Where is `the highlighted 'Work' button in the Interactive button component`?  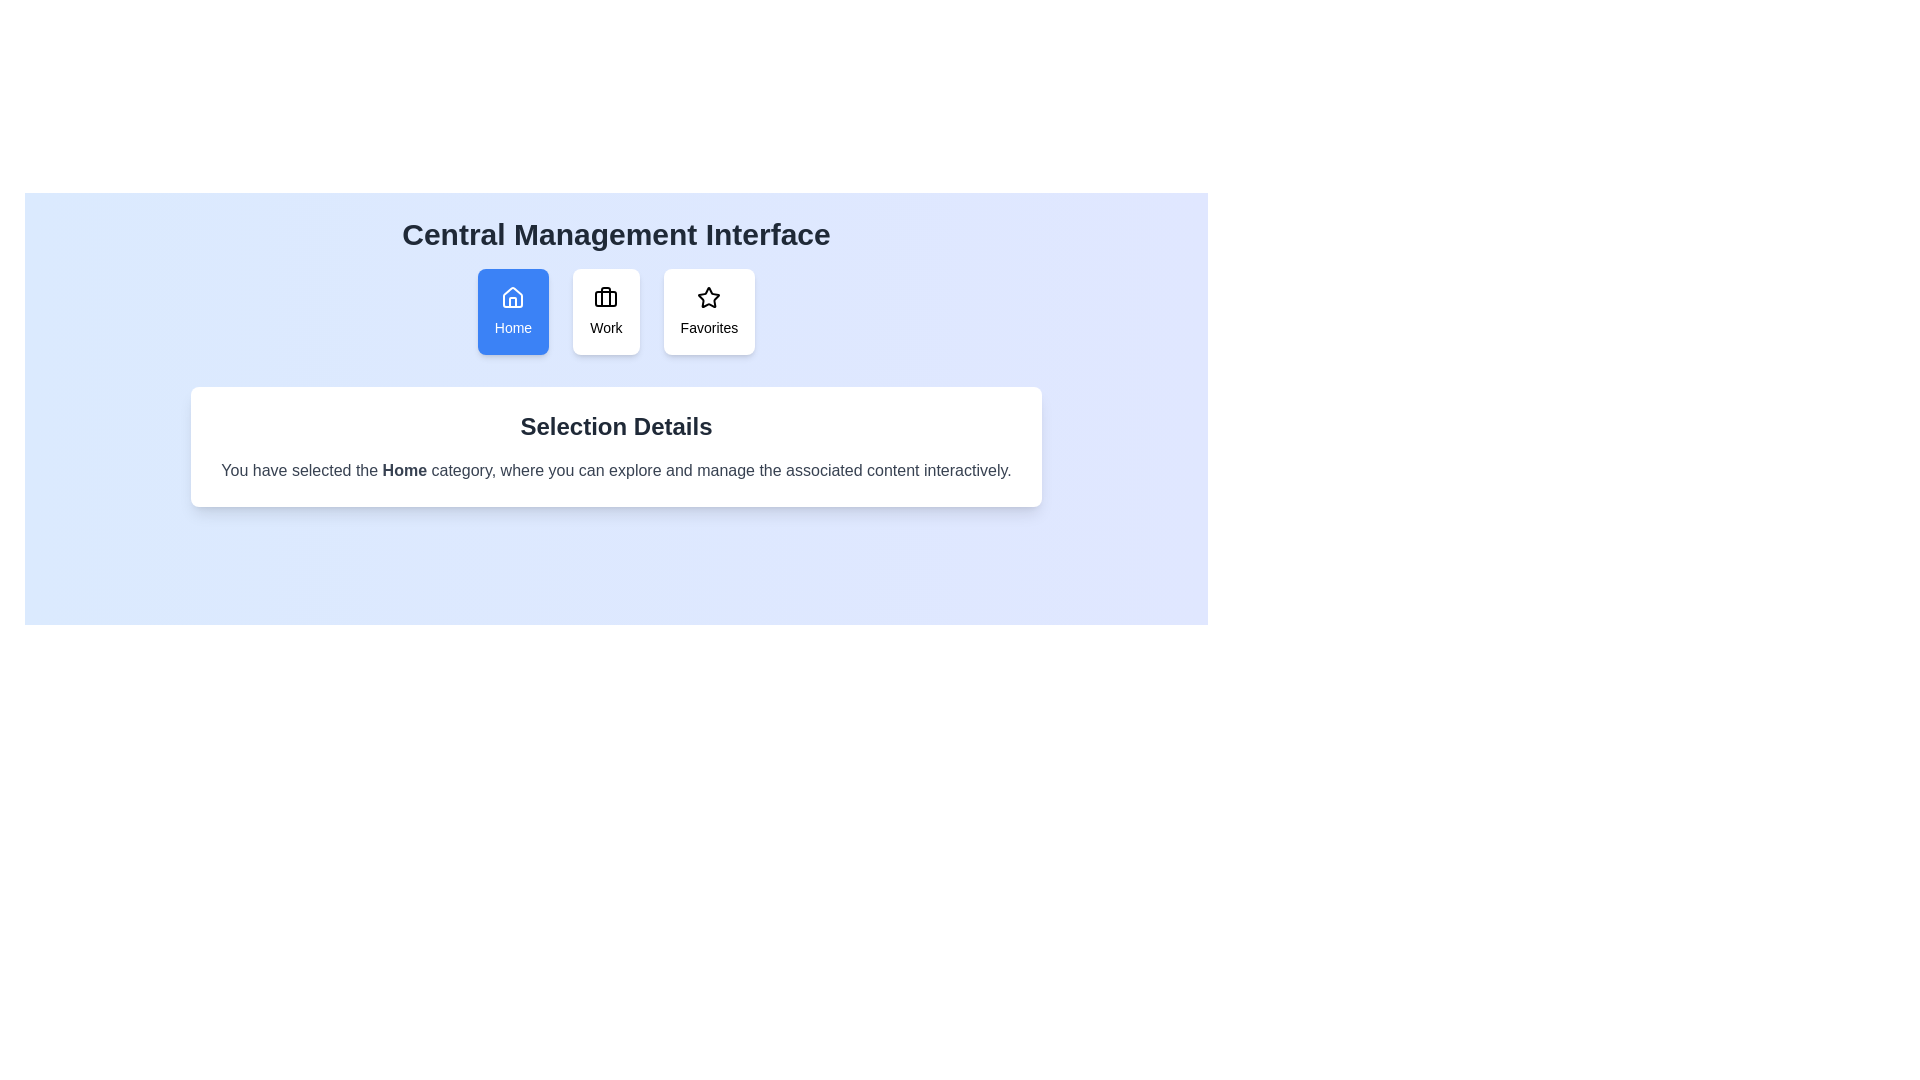 the highlighted 'Work' button in the Interactive button component is located at coordinates (615, 312).